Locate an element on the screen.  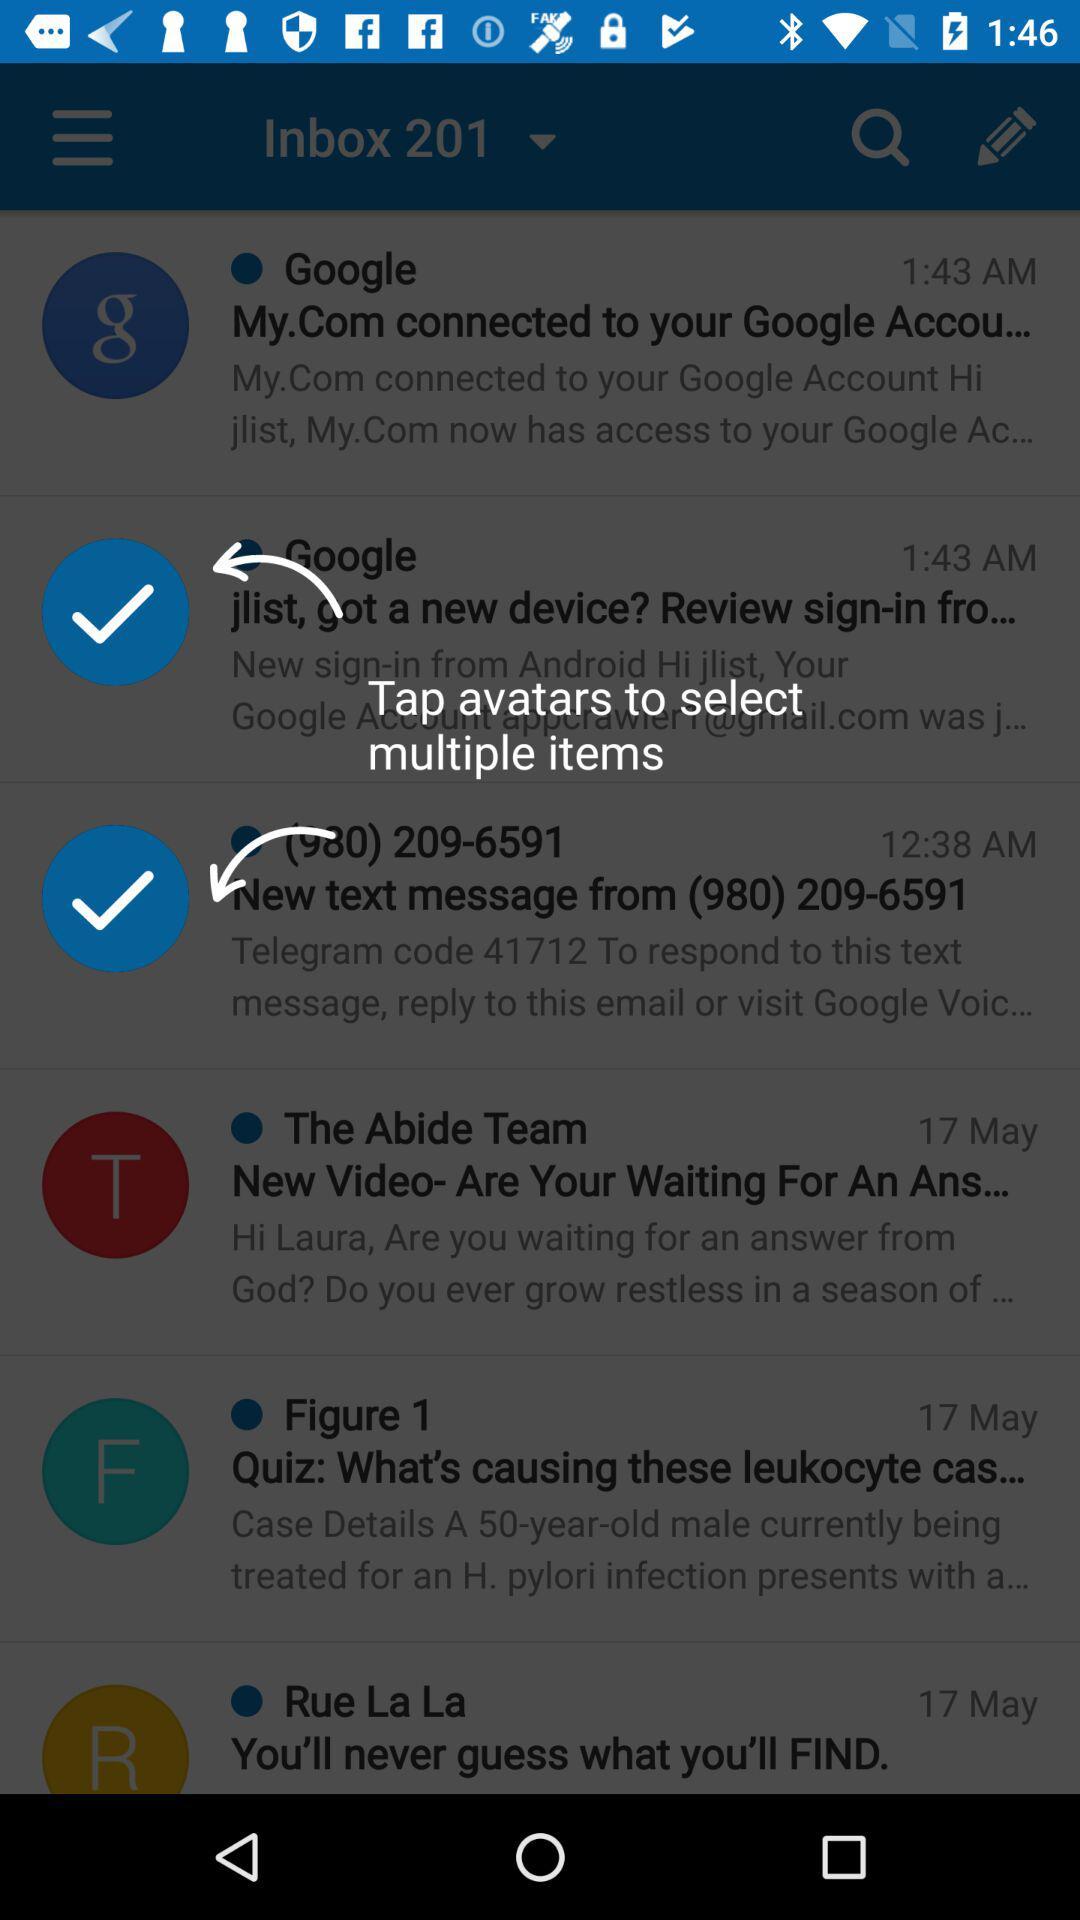
the check icon is located at coordinates (115, 897).